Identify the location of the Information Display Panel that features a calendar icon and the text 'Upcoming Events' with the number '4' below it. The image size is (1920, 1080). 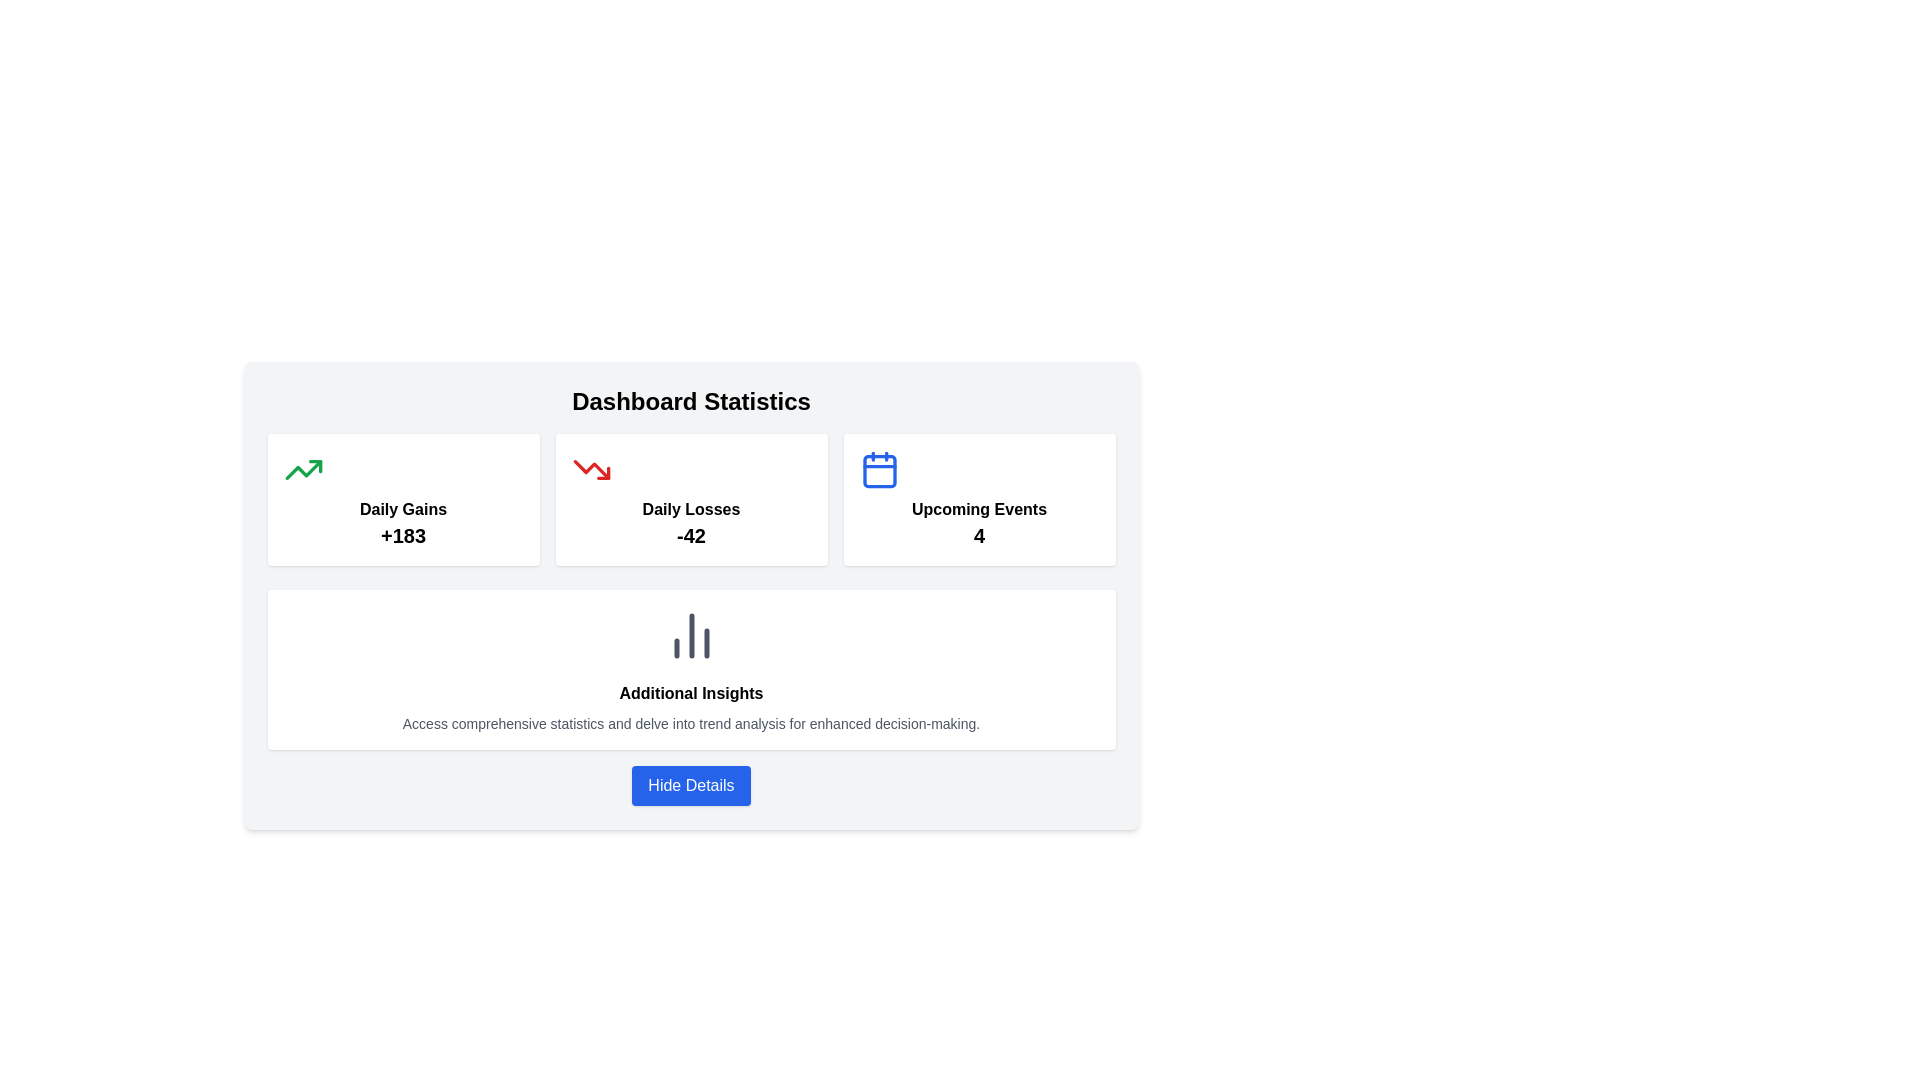
(979, 499).